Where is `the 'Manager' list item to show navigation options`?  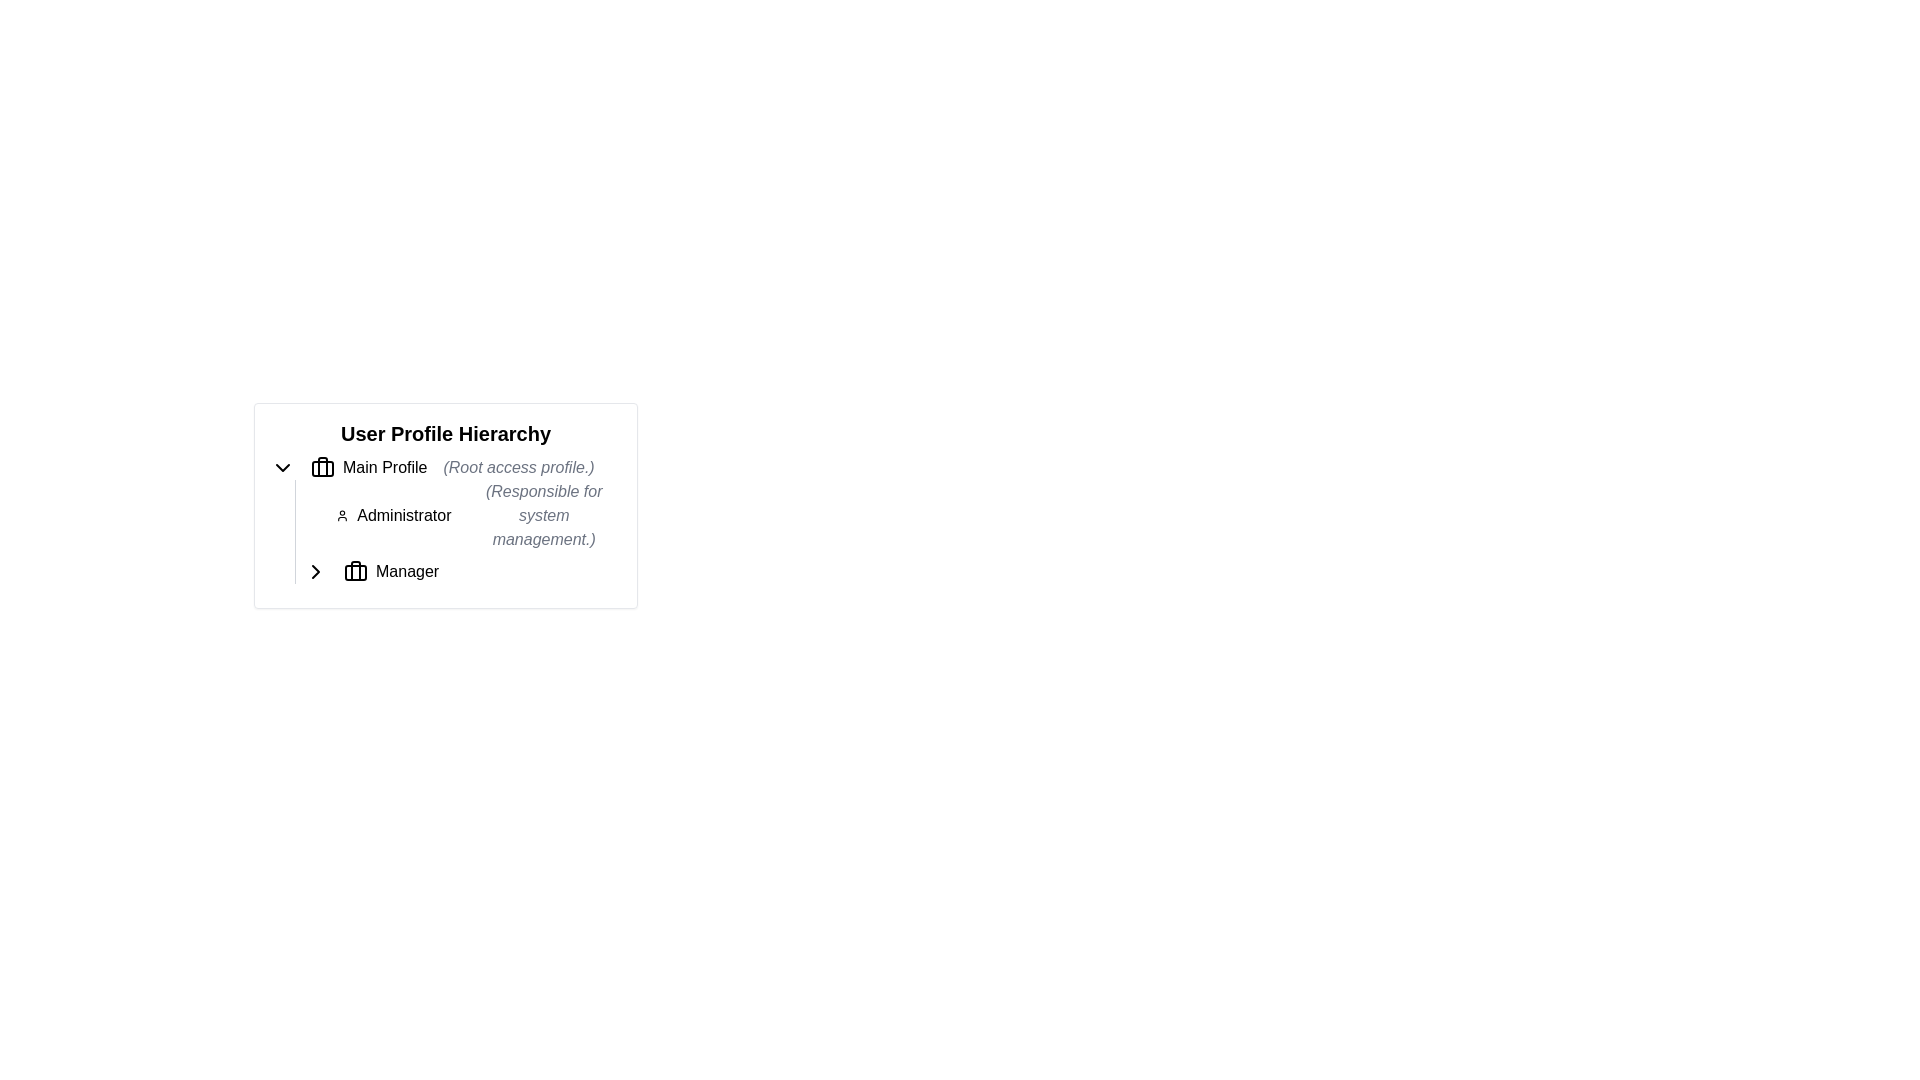
the 'Manager' list item to show navigation options is located at coordinates (461, 571).